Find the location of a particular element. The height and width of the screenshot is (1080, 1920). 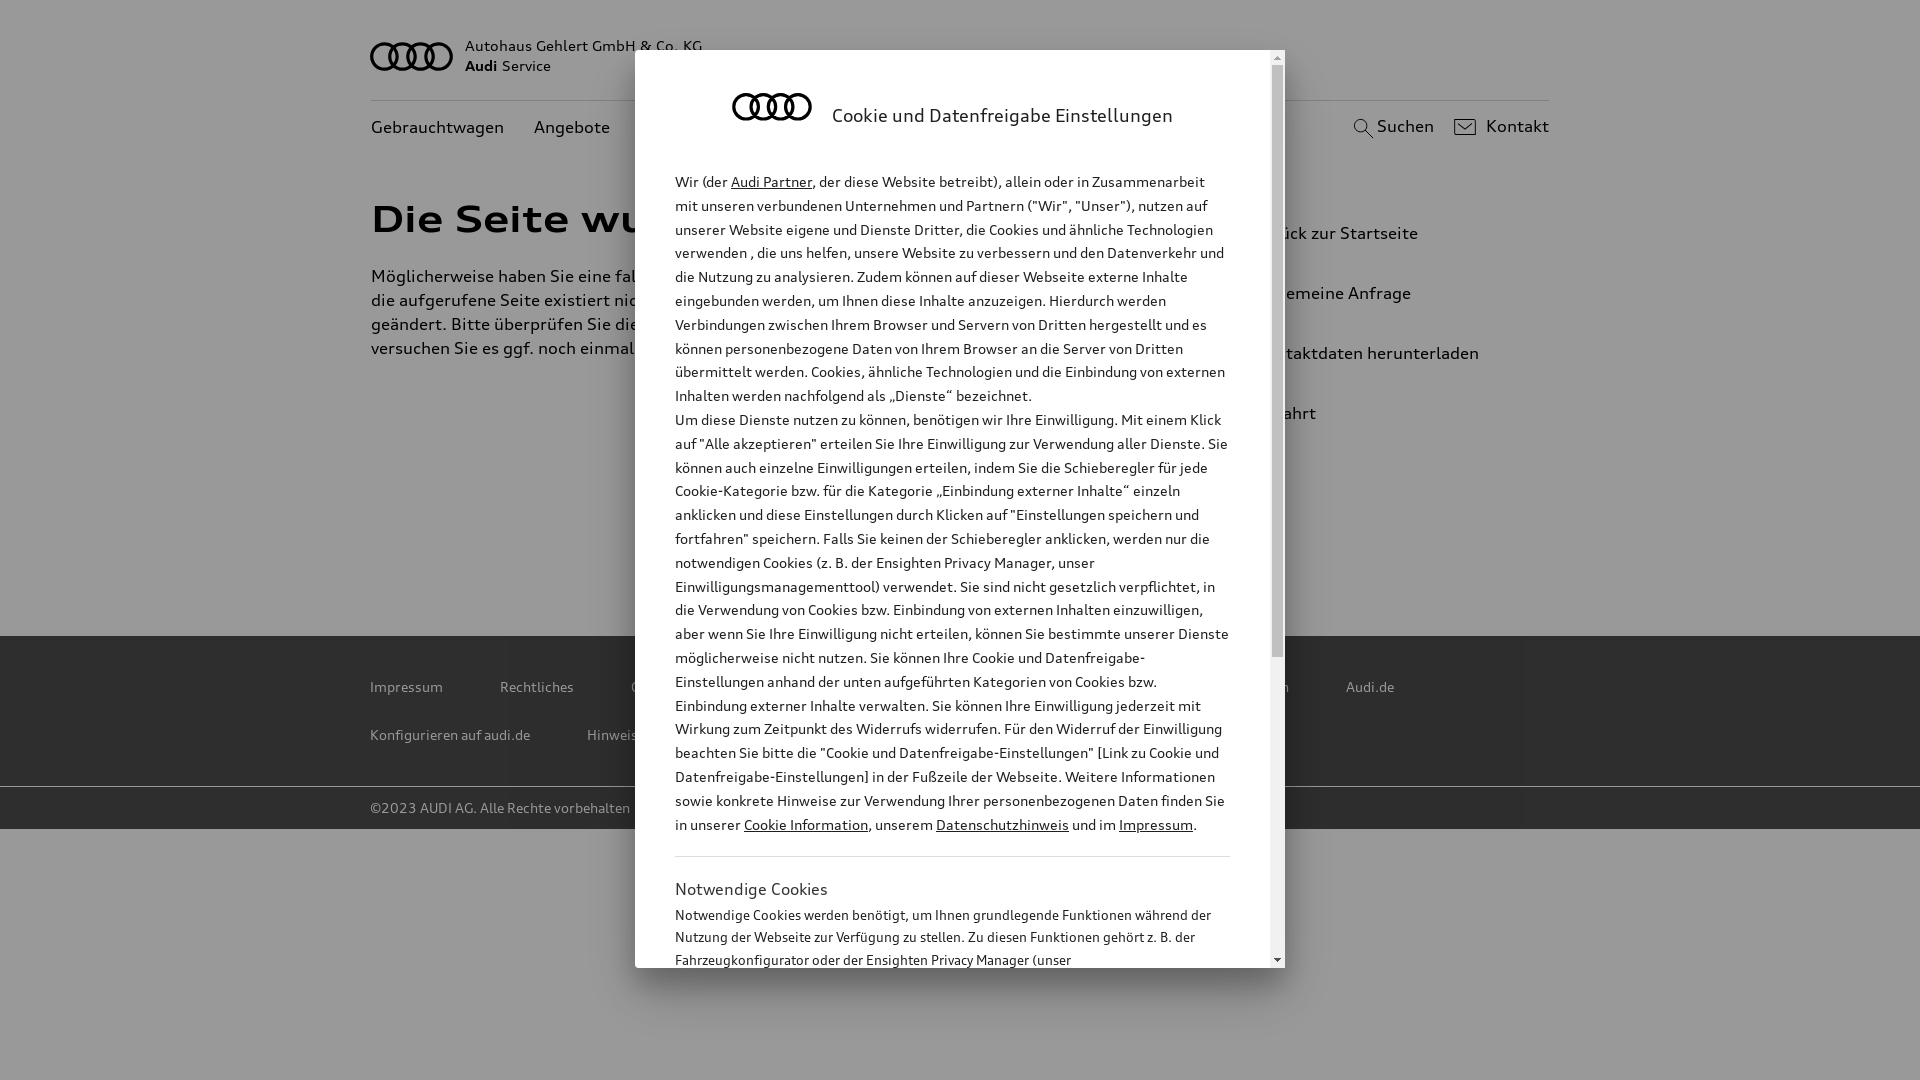

'Audi.de' is located at coordinates (1368, 685).